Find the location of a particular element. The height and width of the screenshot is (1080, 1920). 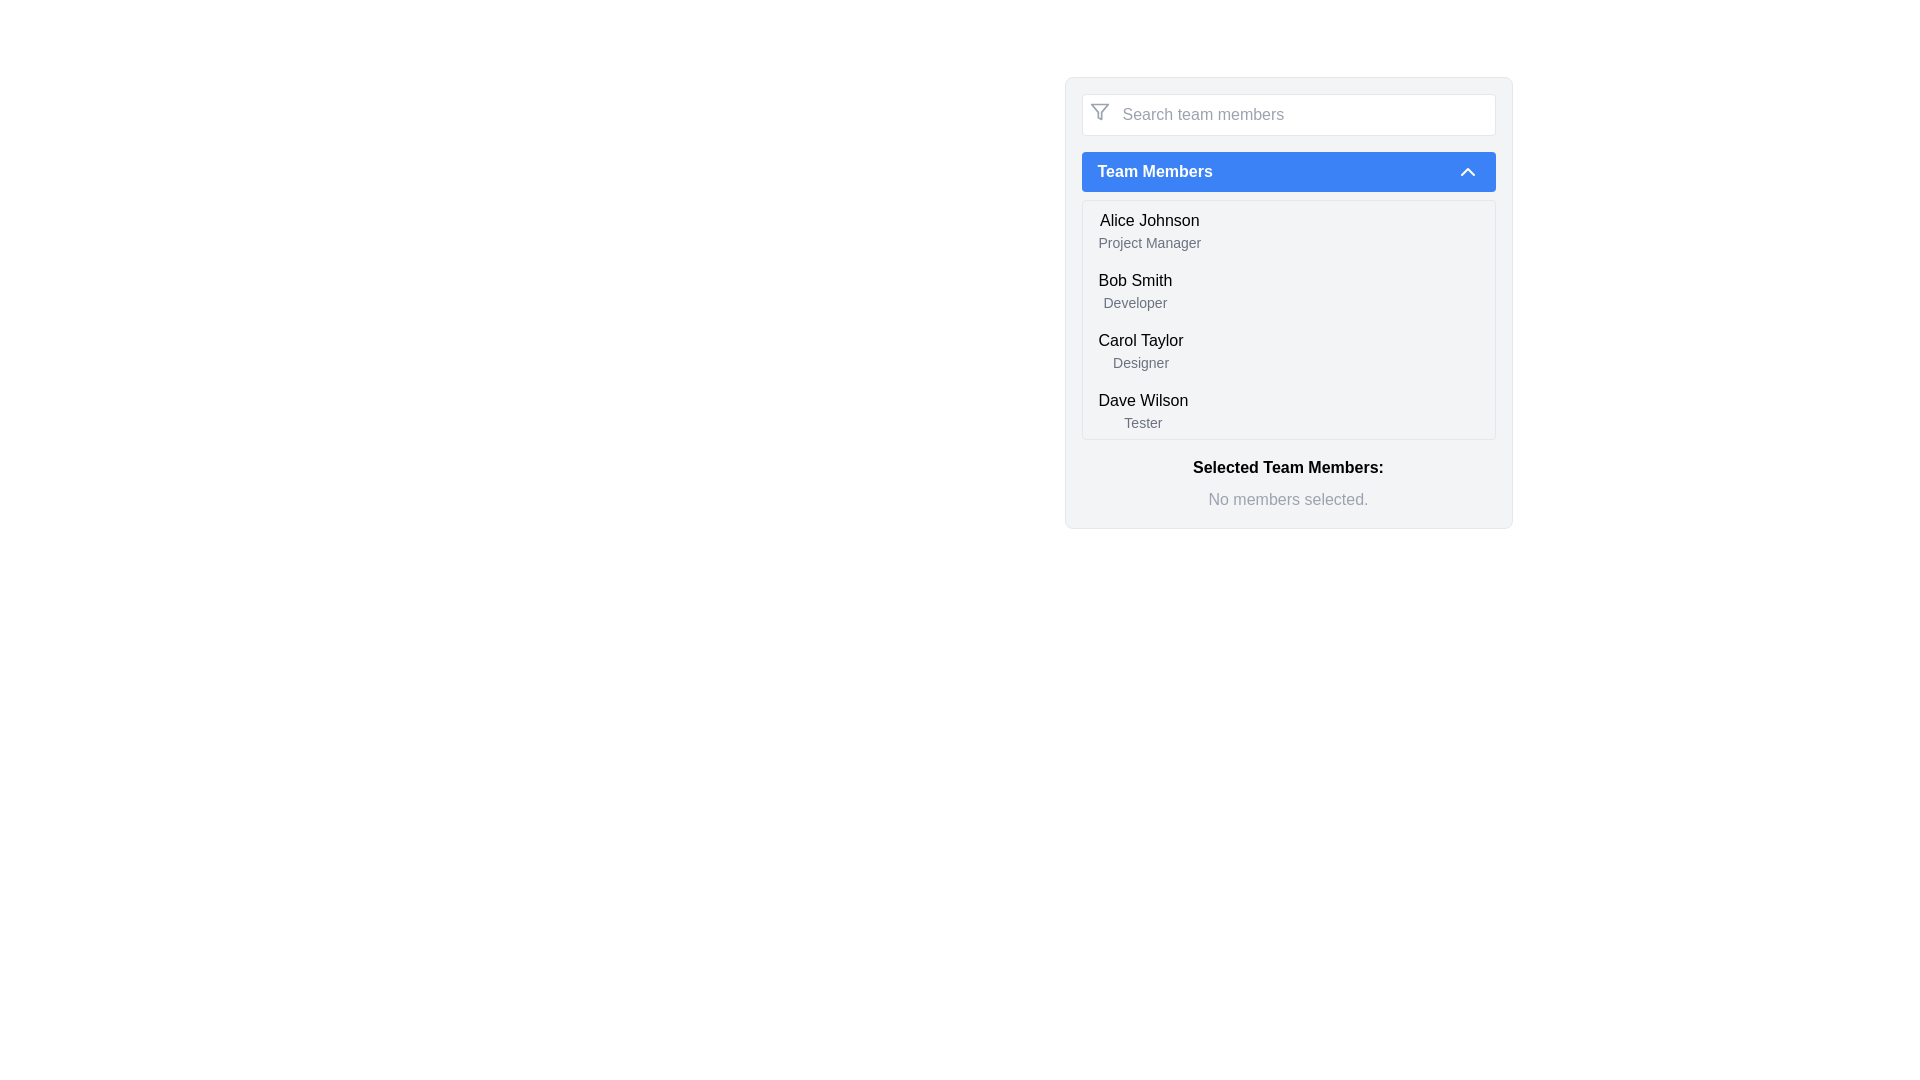

the List item displaying 'Bob Smith' and 'Developer', which is the second item under 'Team Members' is located at coordinates (1288, 290).